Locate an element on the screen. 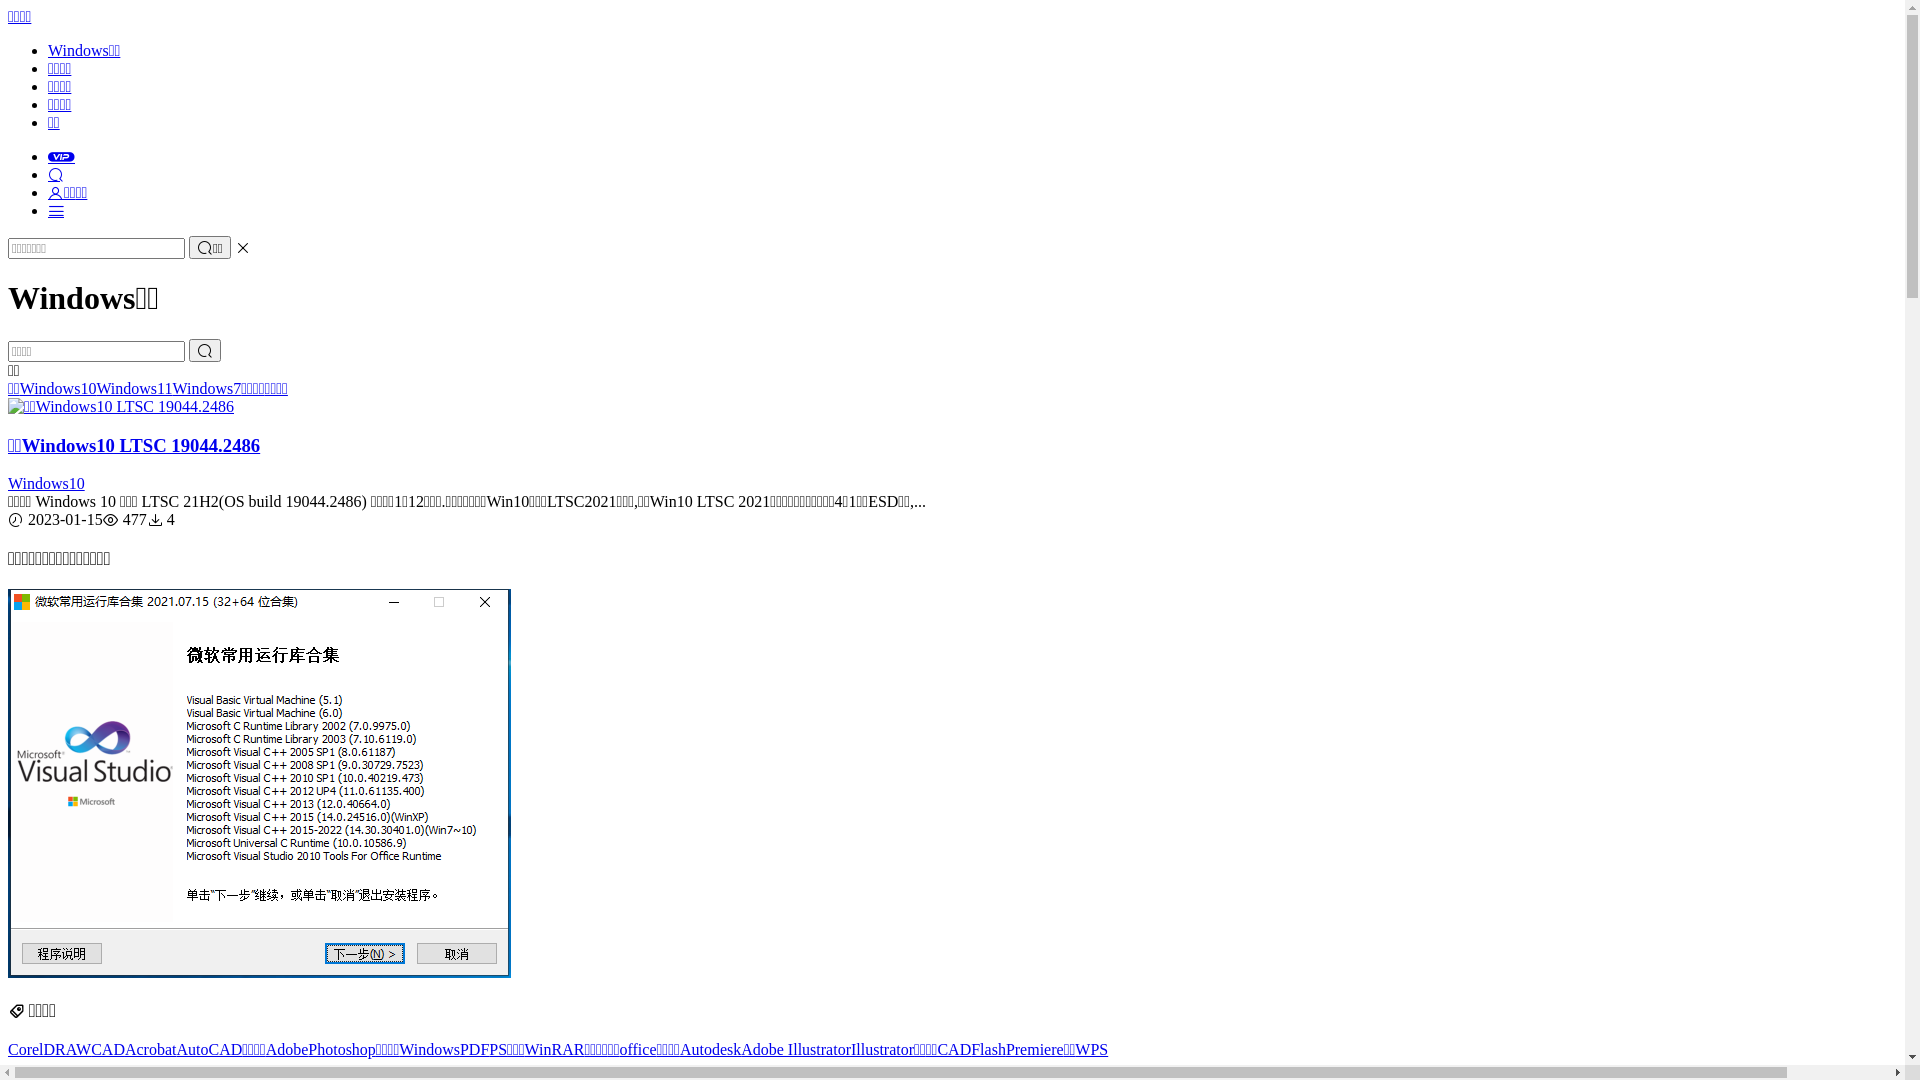  'Illustrator' is located at coordinates (881, 1048).